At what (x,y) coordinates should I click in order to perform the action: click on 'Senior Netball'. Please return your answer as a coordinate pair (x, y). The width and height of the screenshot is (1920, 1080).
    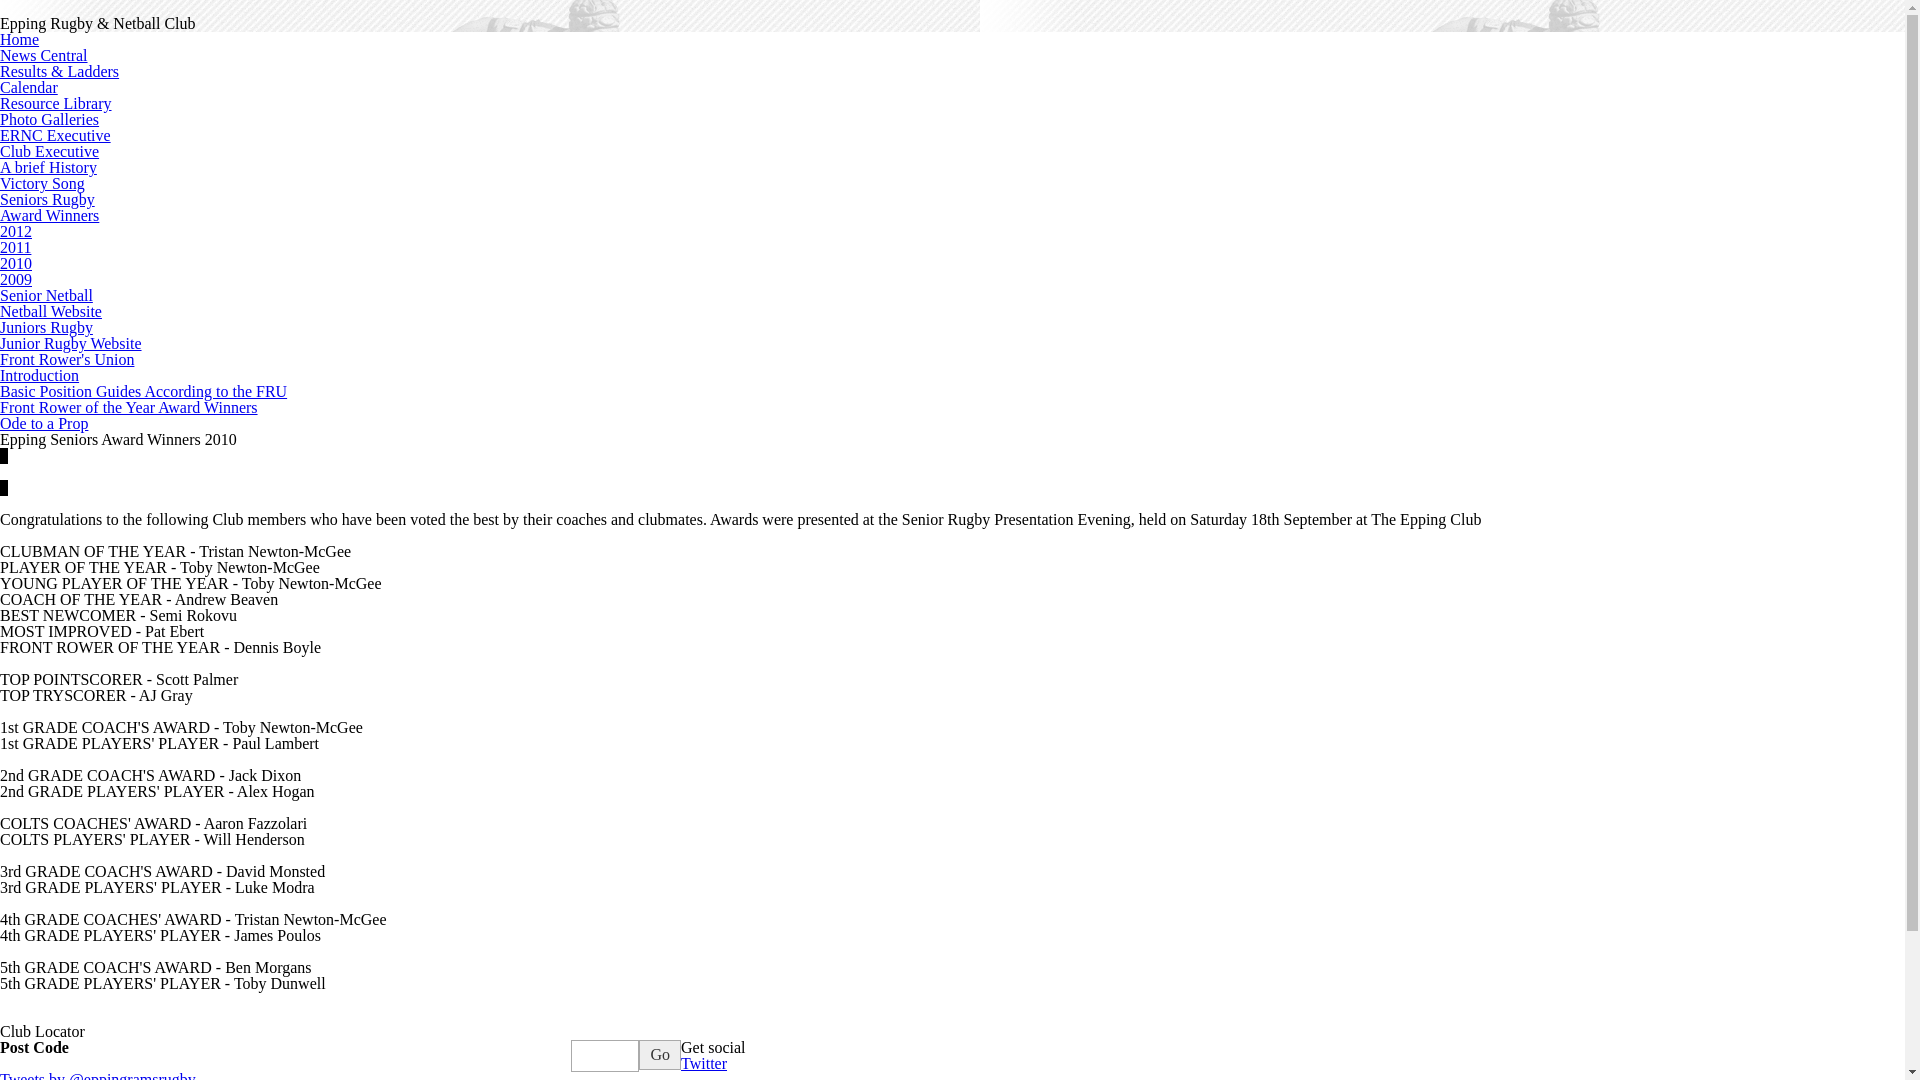
    Looking at the image, I should click on (46, 295).